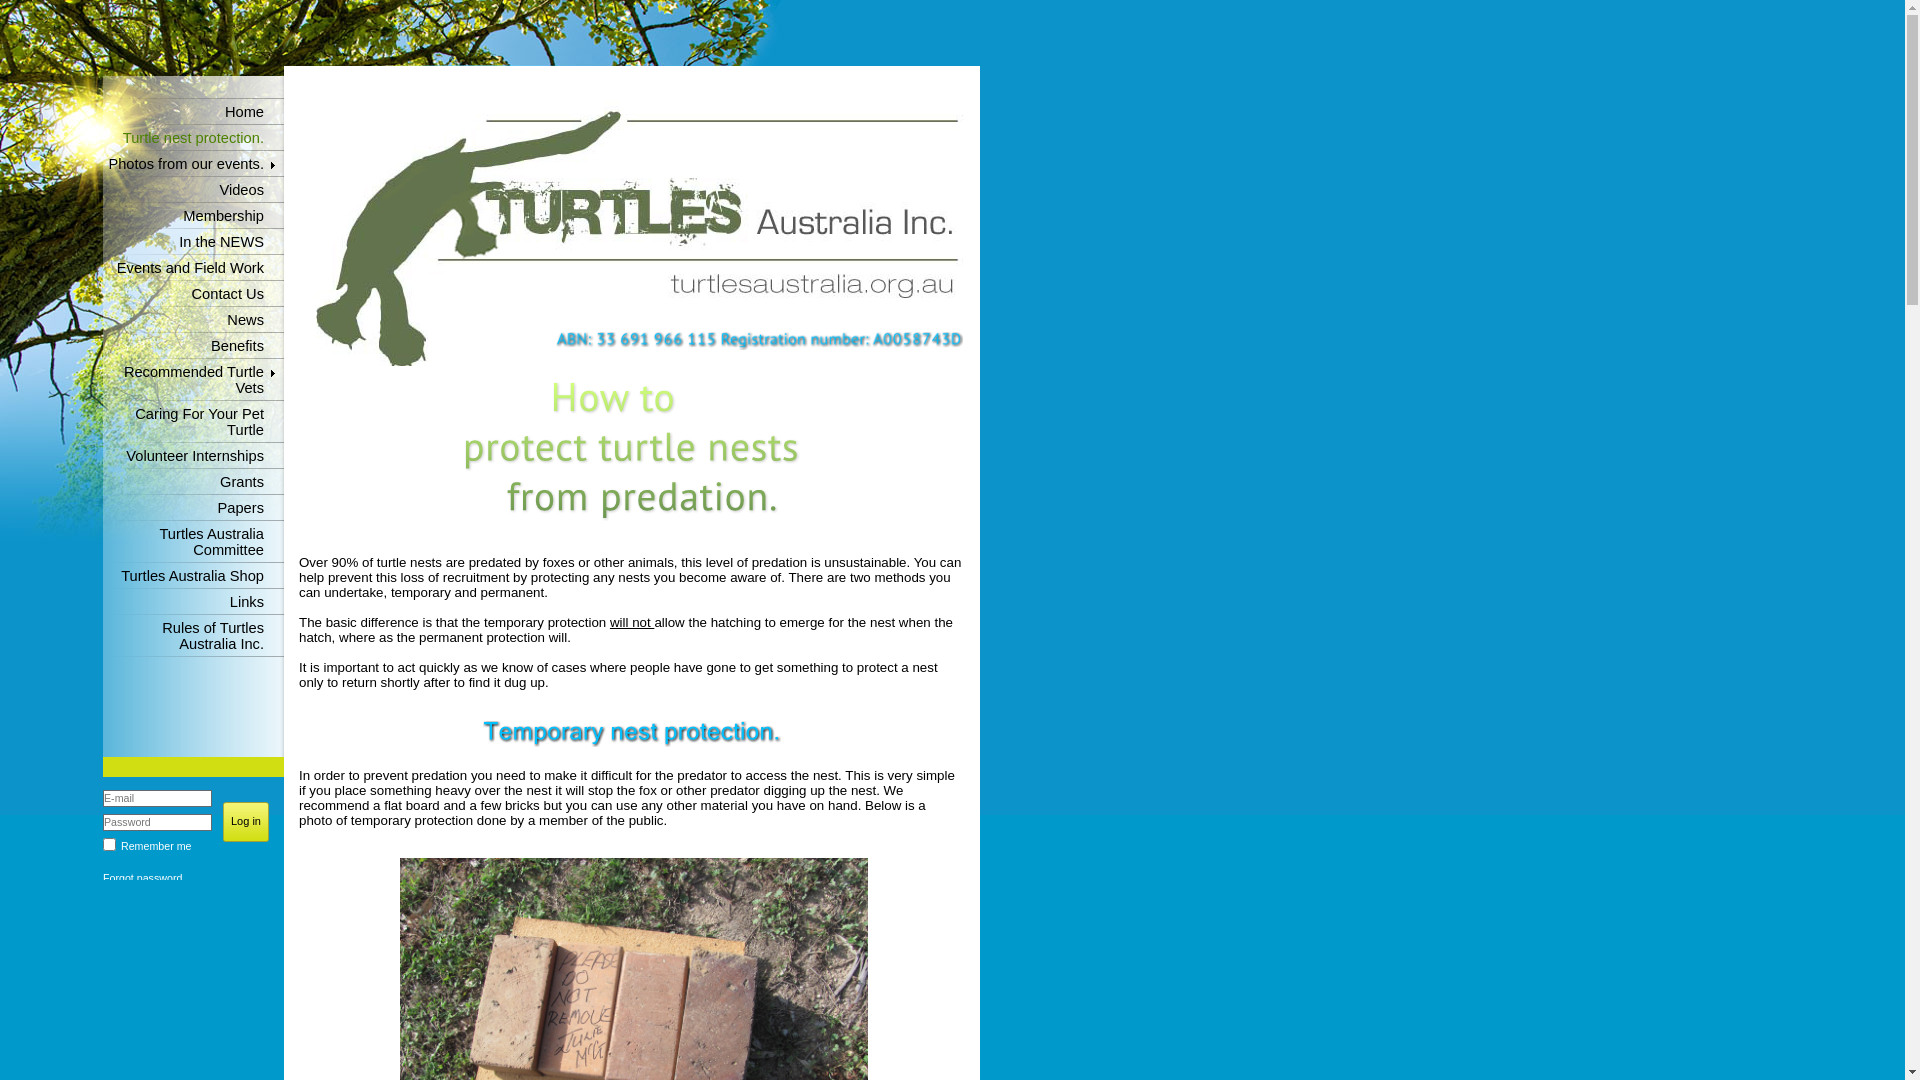 This screenshot has height=1080, width=1920. I want to click on 'News', so click(193, 319).